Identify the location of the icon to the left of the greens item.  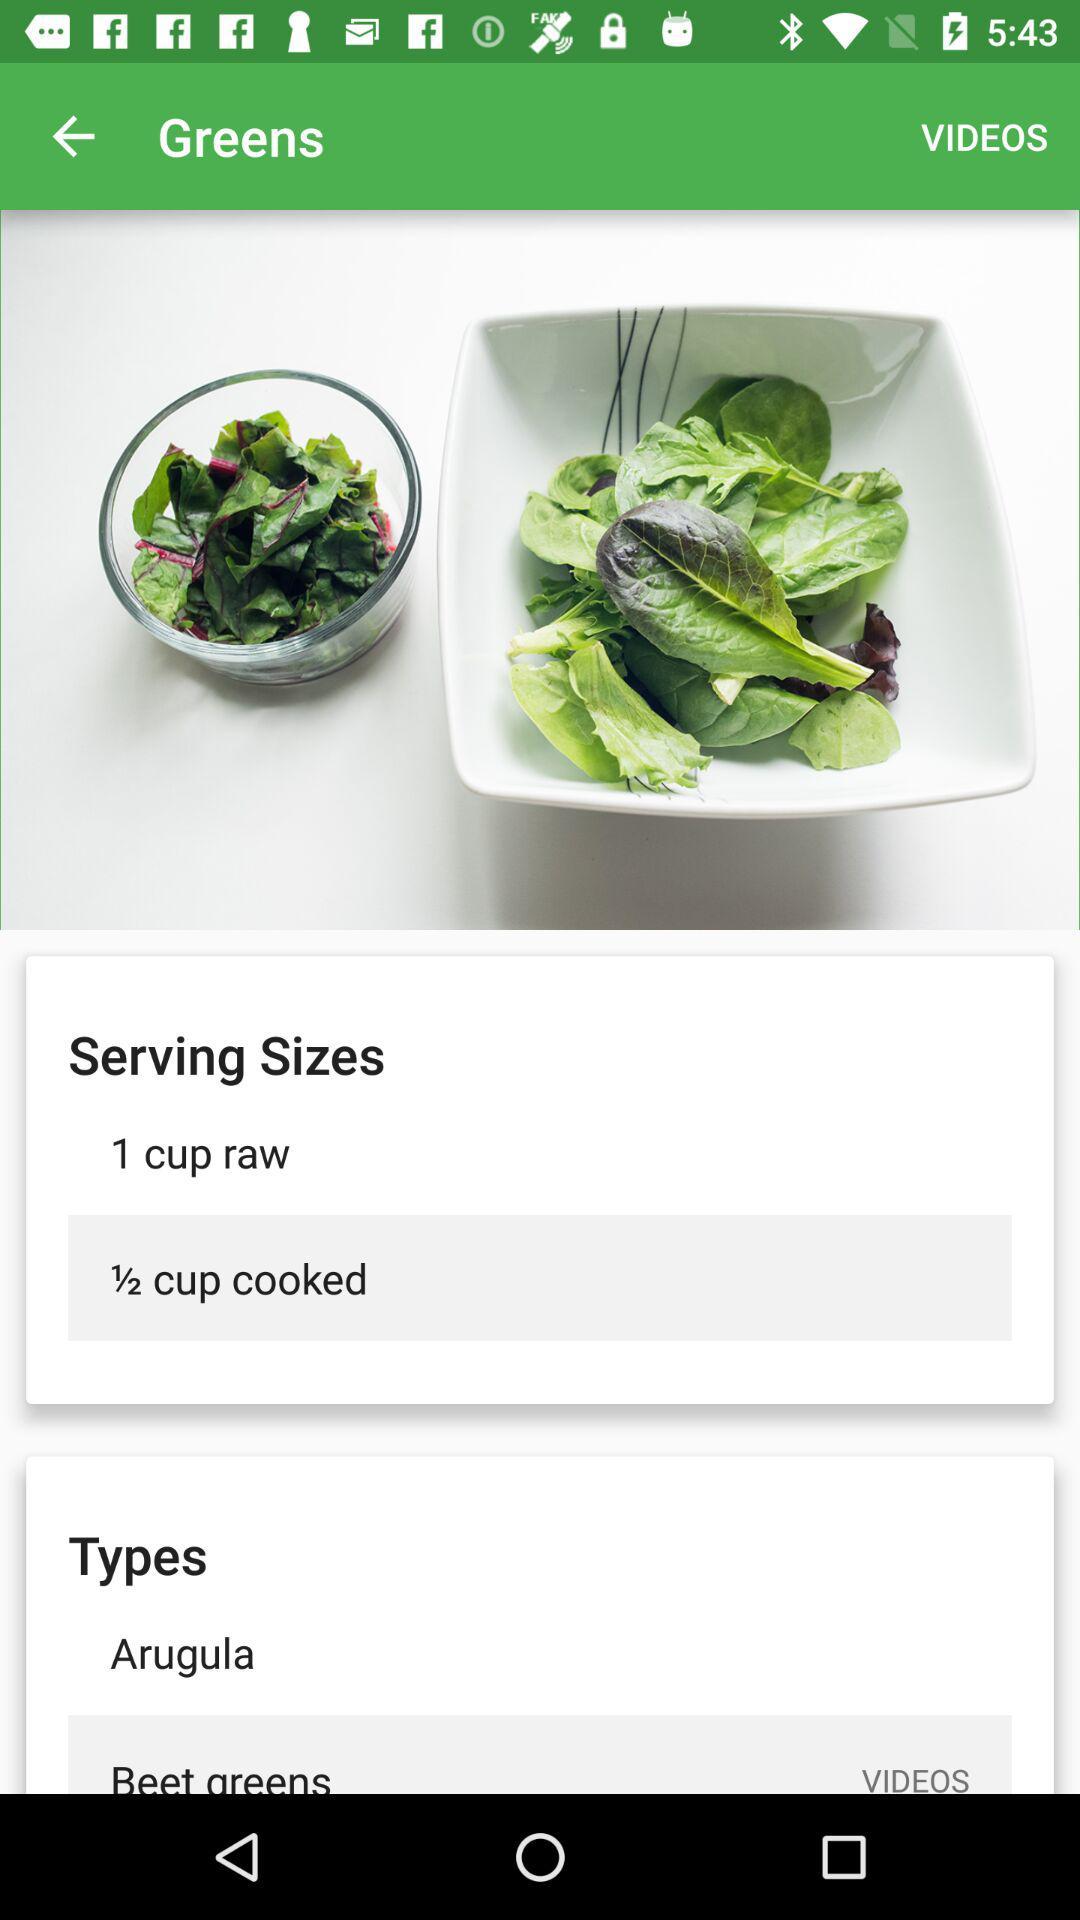
(72, 135).